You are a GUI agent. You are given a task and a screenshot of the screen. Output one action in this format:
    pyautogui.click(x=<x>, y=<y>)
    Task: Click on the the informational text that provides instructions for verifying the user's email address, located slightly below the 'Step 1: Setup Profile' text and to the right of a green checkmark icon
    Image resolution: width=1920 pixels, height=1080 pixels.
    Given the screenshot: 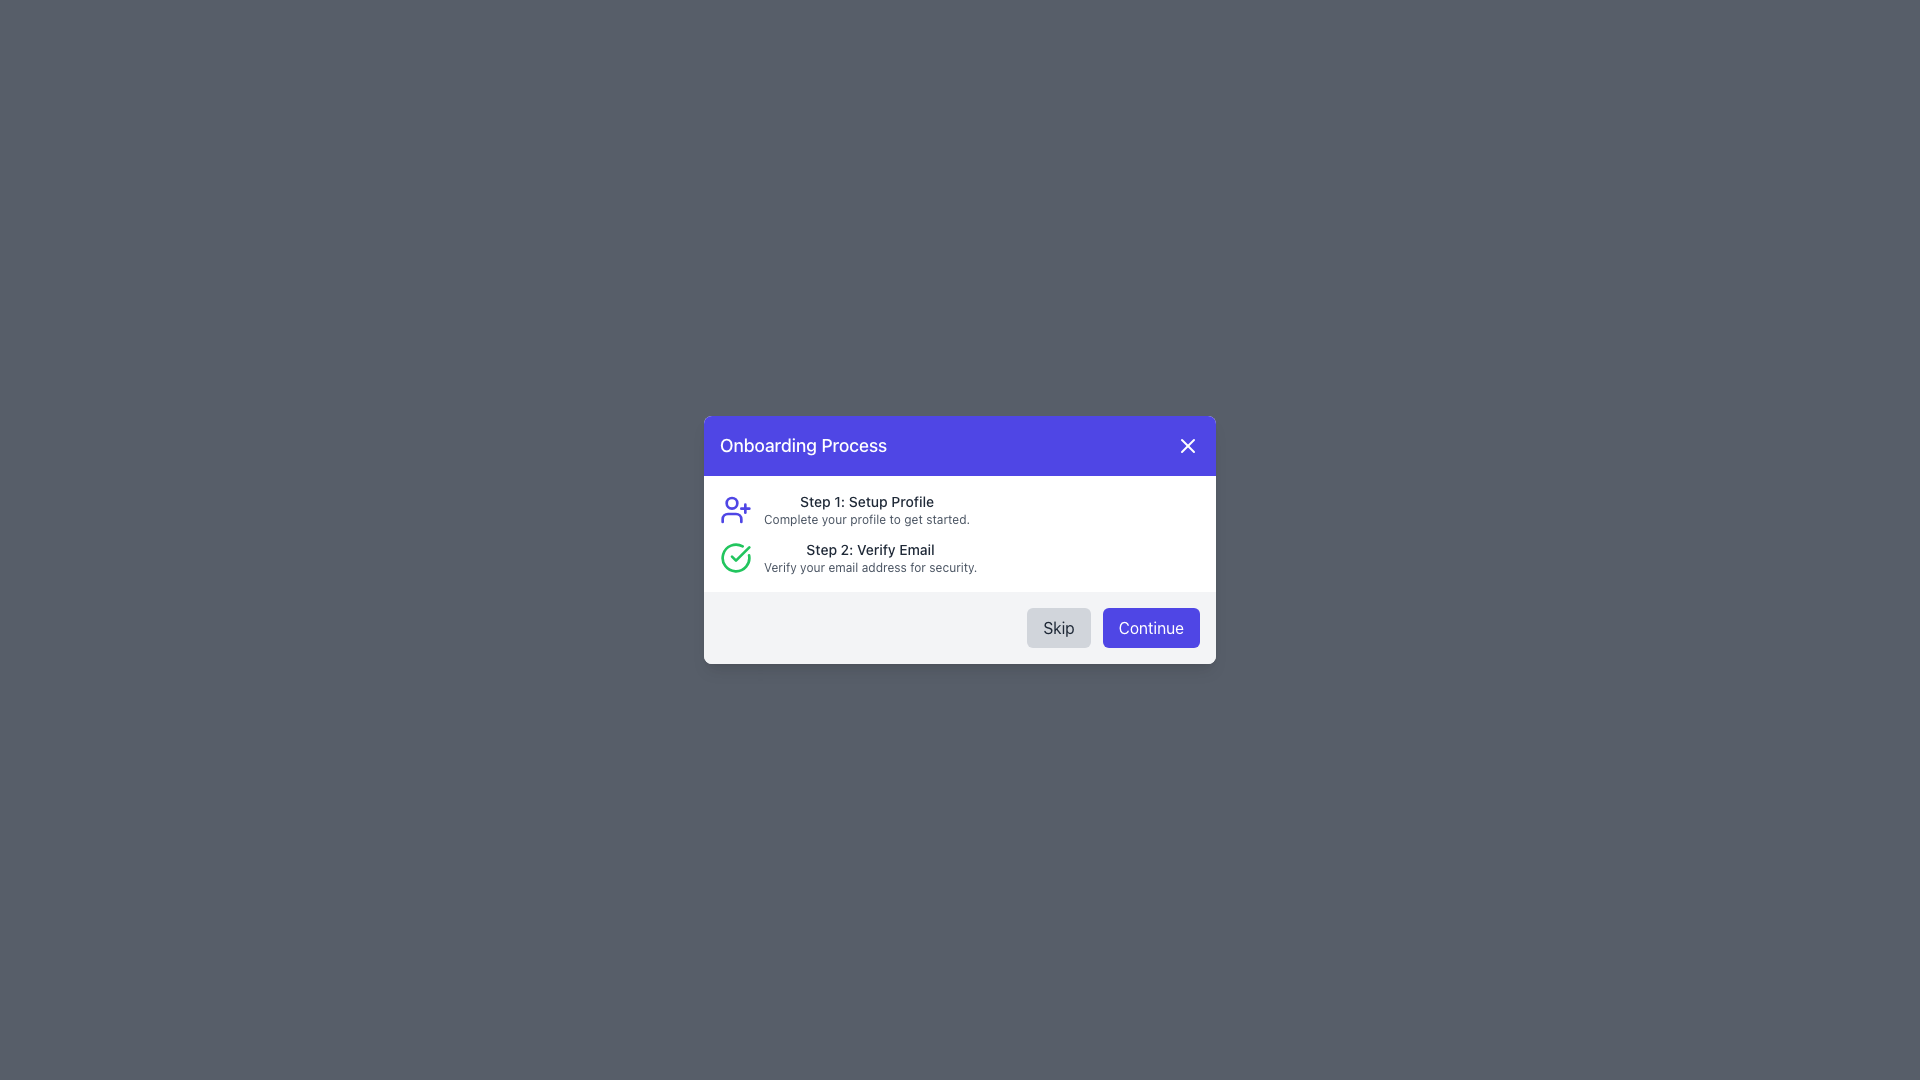 What is the action you would take?
    pyautogui.click(x=870, y=558)
    